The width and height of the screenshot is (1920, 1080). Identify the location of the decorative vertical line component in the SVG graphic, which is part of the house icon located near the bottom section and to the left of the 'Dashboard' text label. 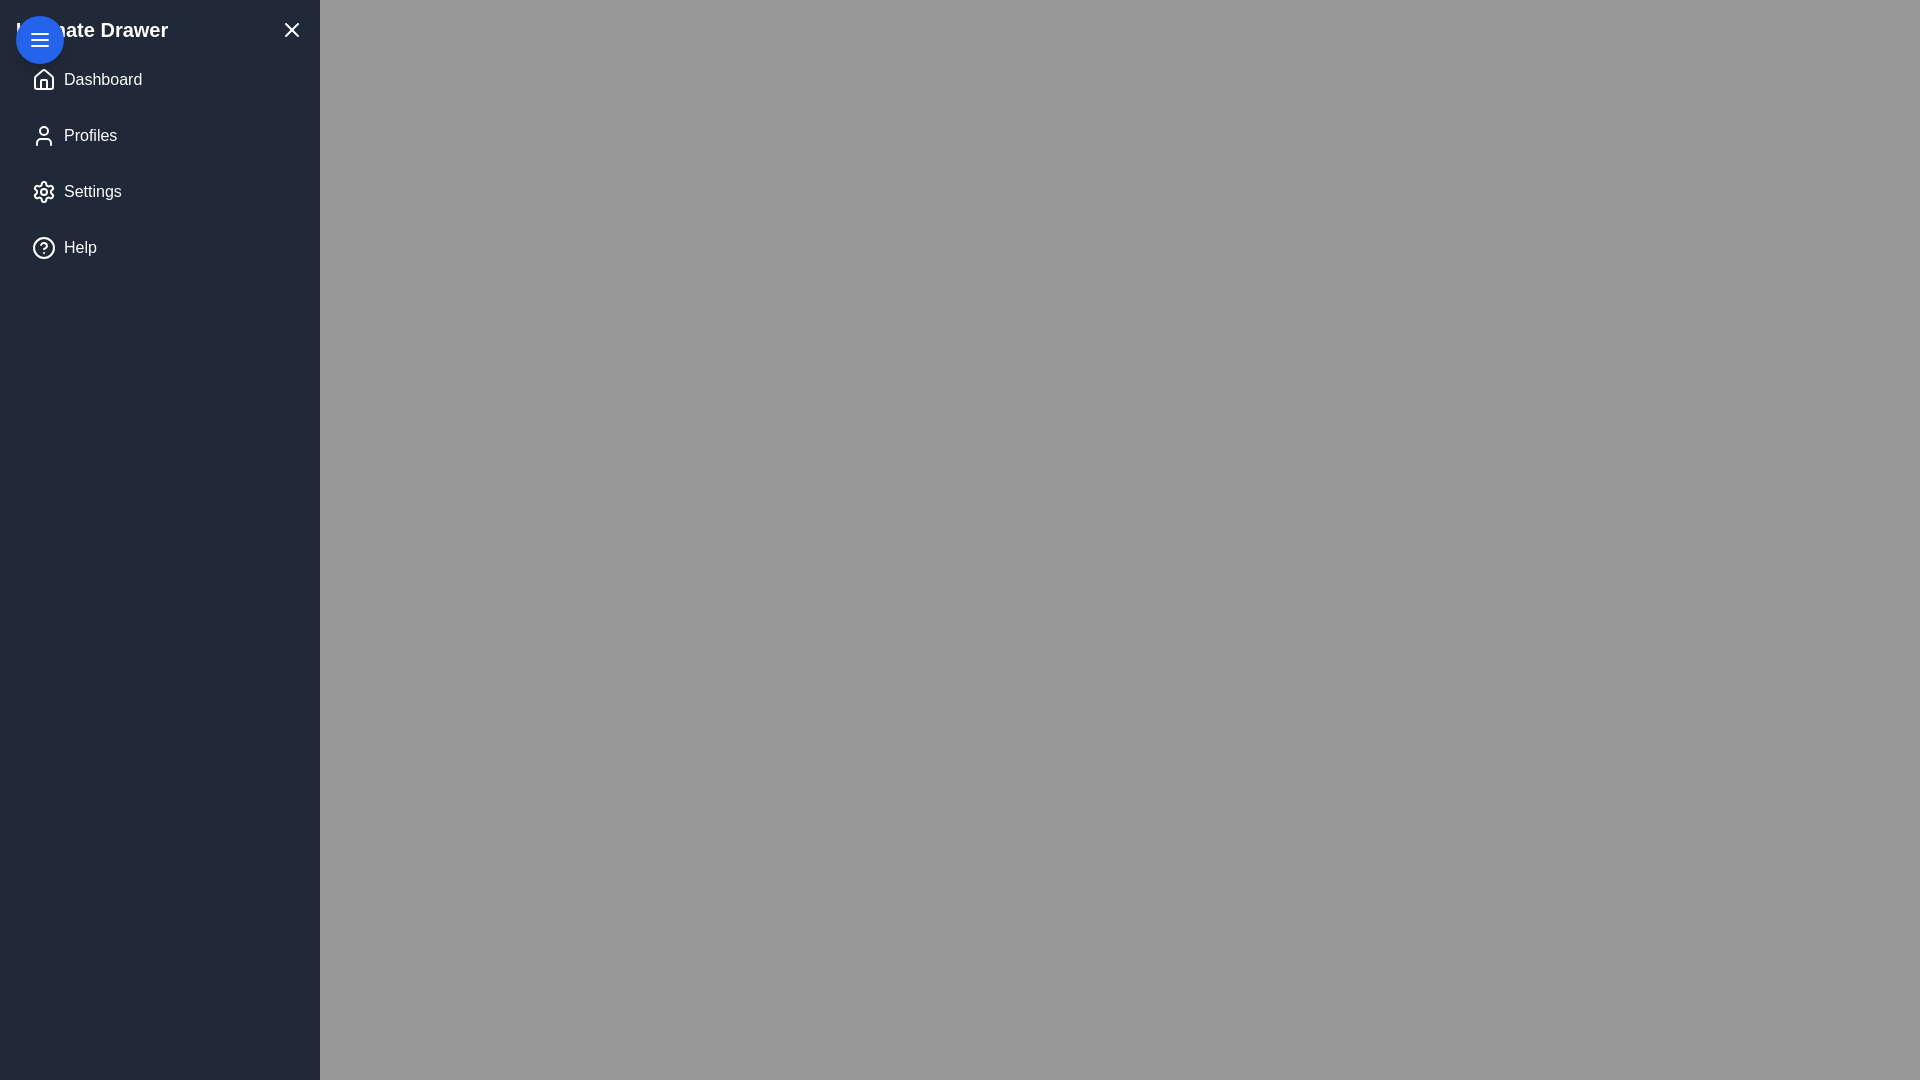
(43, 83).